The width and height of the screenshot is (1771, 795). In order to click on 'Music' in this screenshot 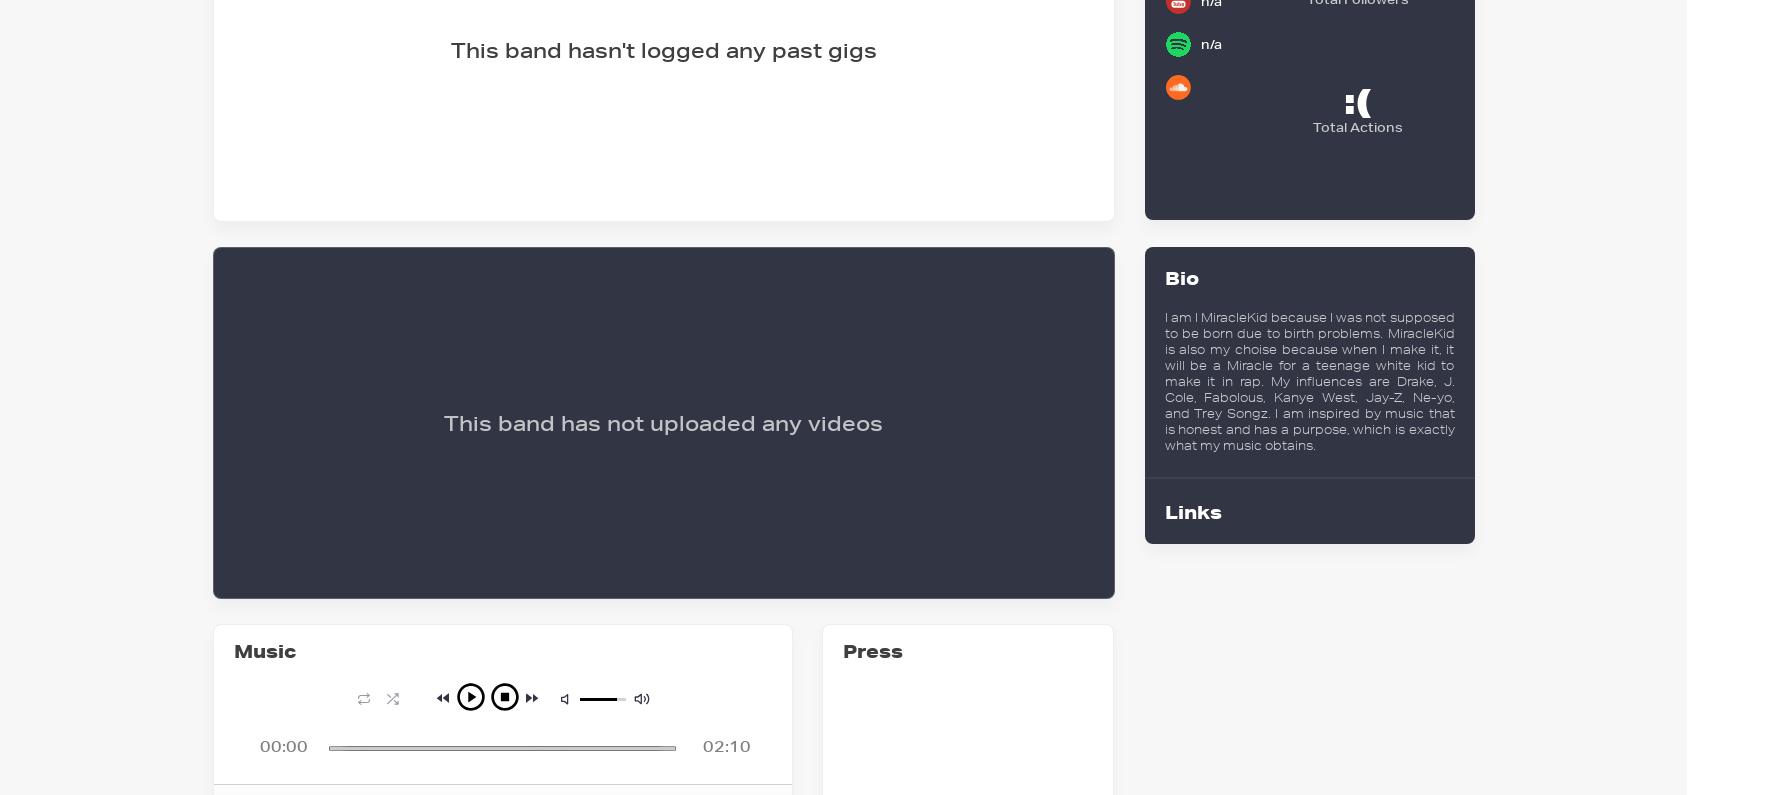, I will do `click(263, 650)`.